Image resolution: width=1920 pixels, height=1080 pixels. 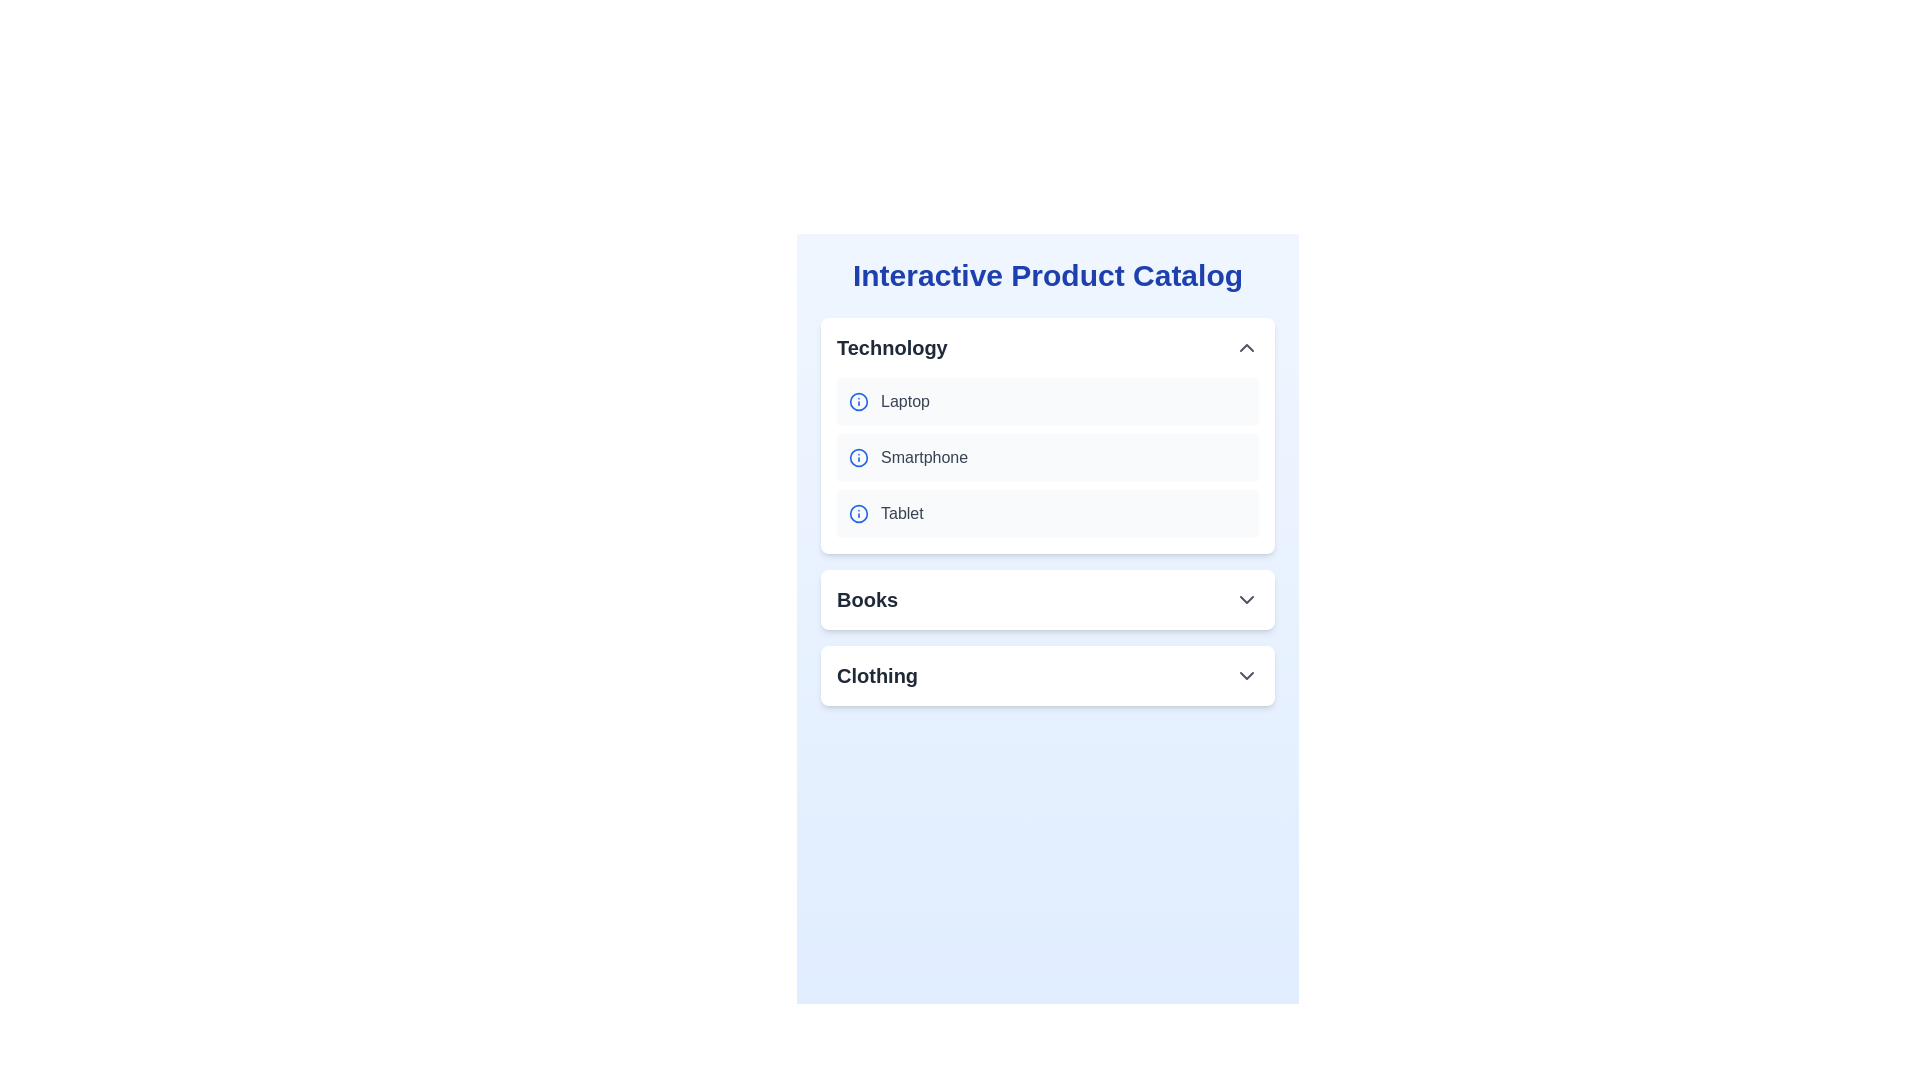 What do you see at coordinates (1246, 599) in the screenshot?
I see `the dropdown toggle button` at bounding box center [1246, 599].